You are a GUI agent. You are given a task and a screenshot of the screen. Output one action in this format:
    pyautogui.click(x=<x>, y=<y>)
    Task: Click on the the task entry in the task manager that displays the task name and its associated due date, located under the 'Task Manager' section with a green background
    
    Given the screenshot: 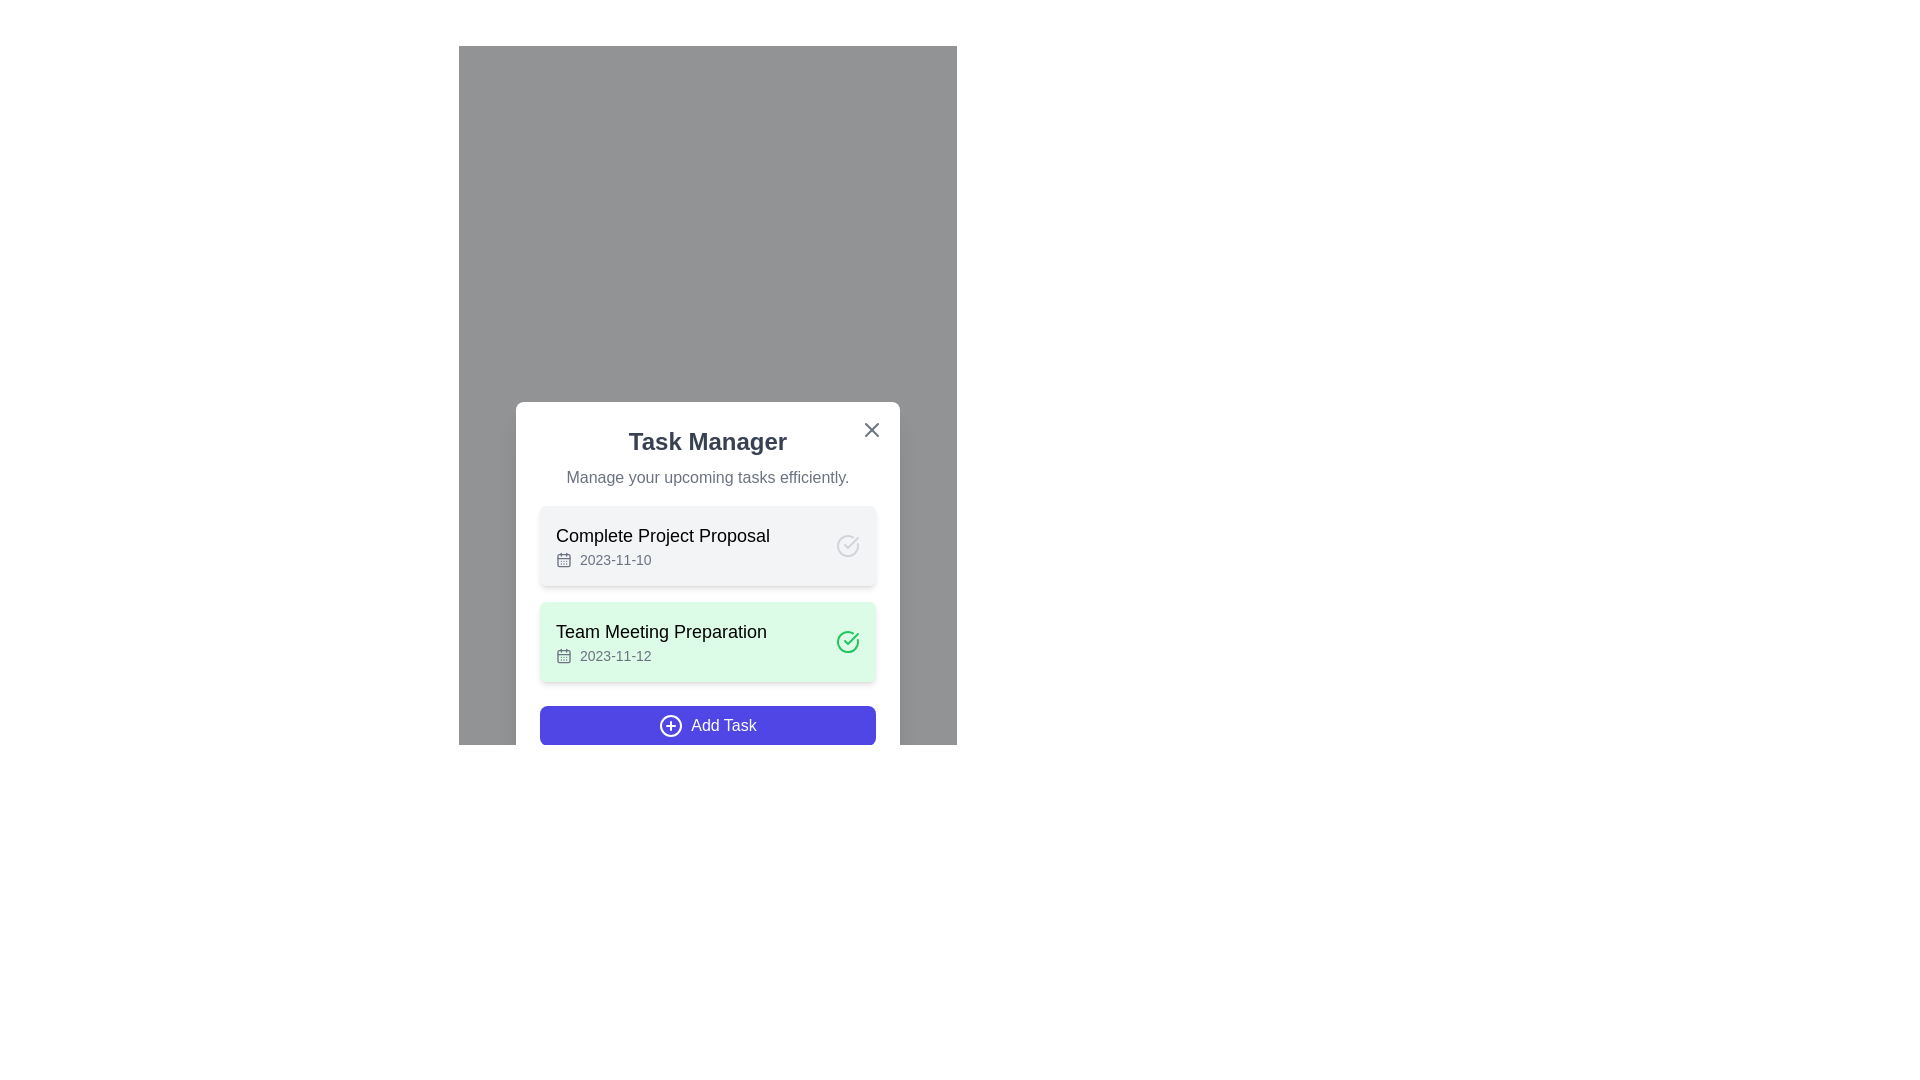 What is the action you would take?
    pyautogui.click(x=661, y=641)
    